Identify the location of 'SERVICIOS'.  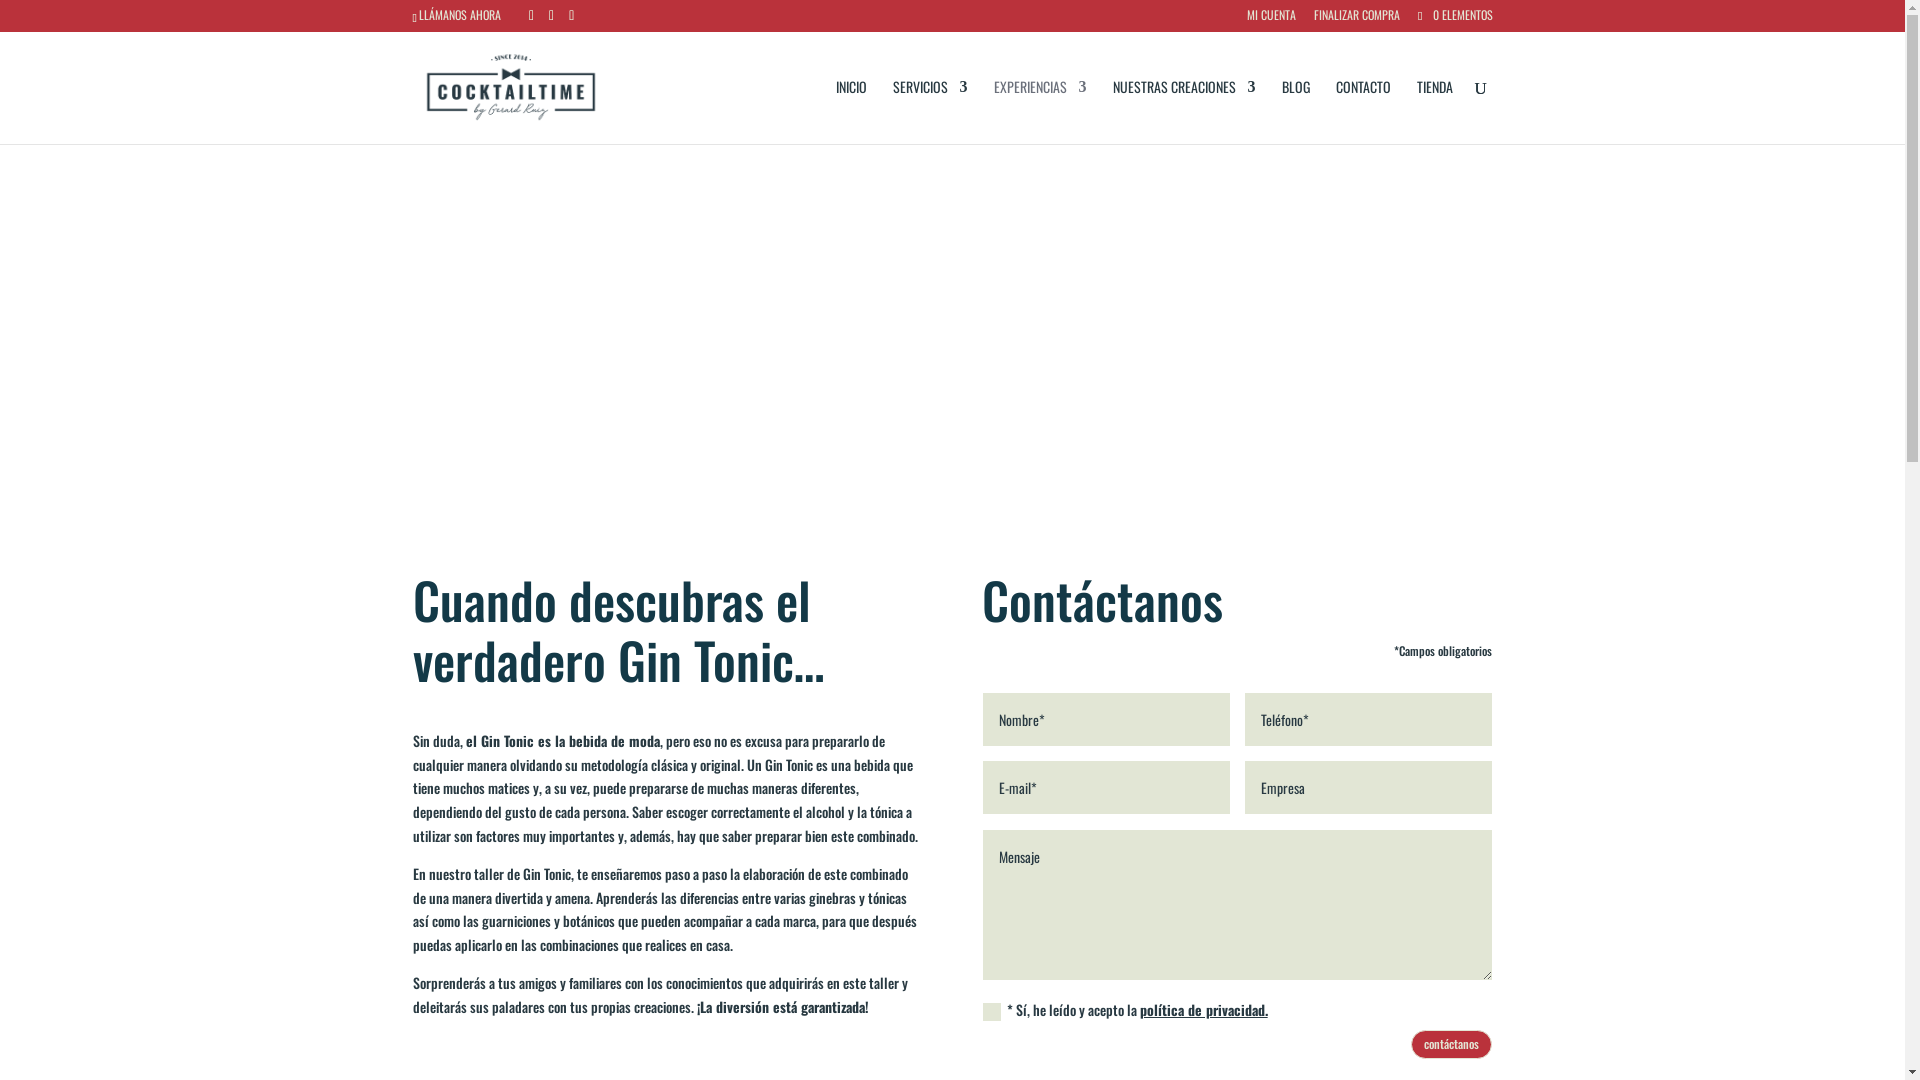
(928, 111).